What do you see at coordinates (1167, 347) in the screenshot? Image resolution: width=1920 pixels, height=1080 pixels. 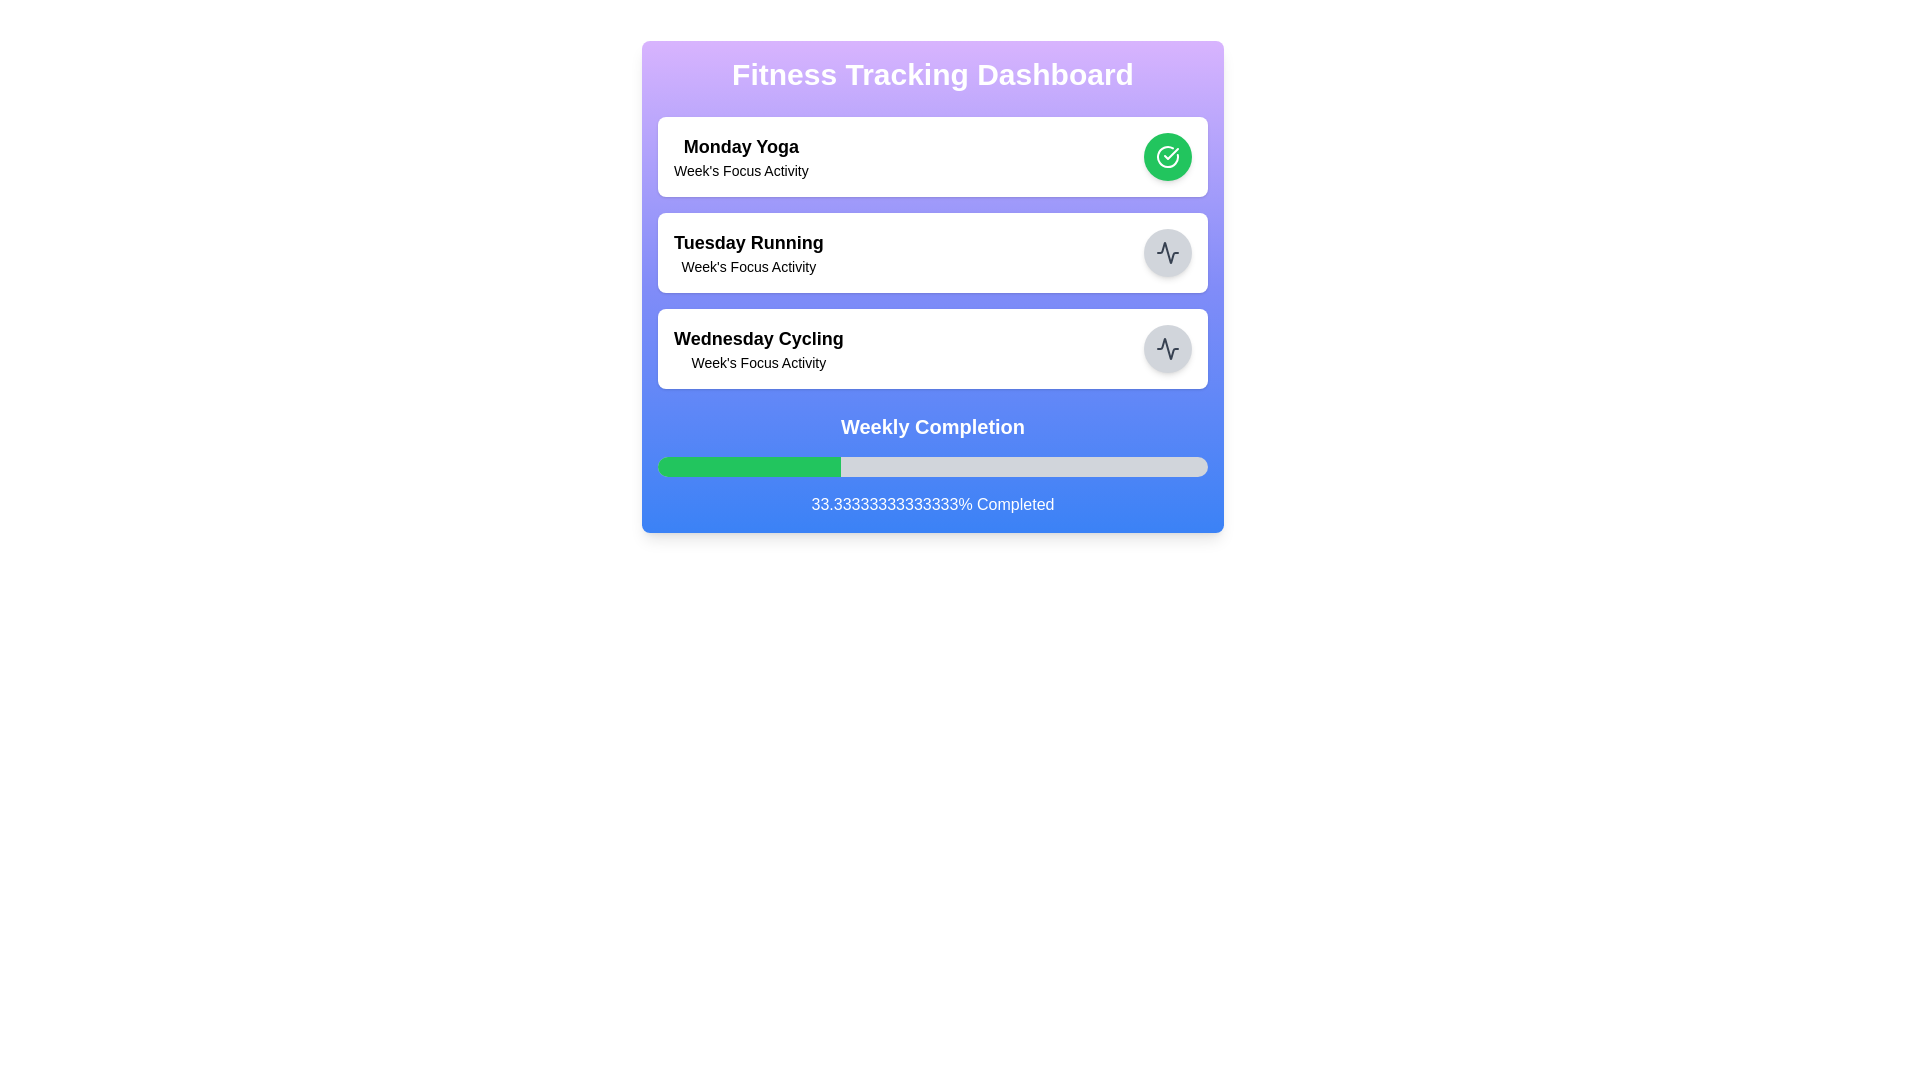 I see `the heartbeat wave icon with a thick gray outline inside the circular button located to the right of the 'Tuesday Running' section in the dashboard` at bounding box center [1167, 347].